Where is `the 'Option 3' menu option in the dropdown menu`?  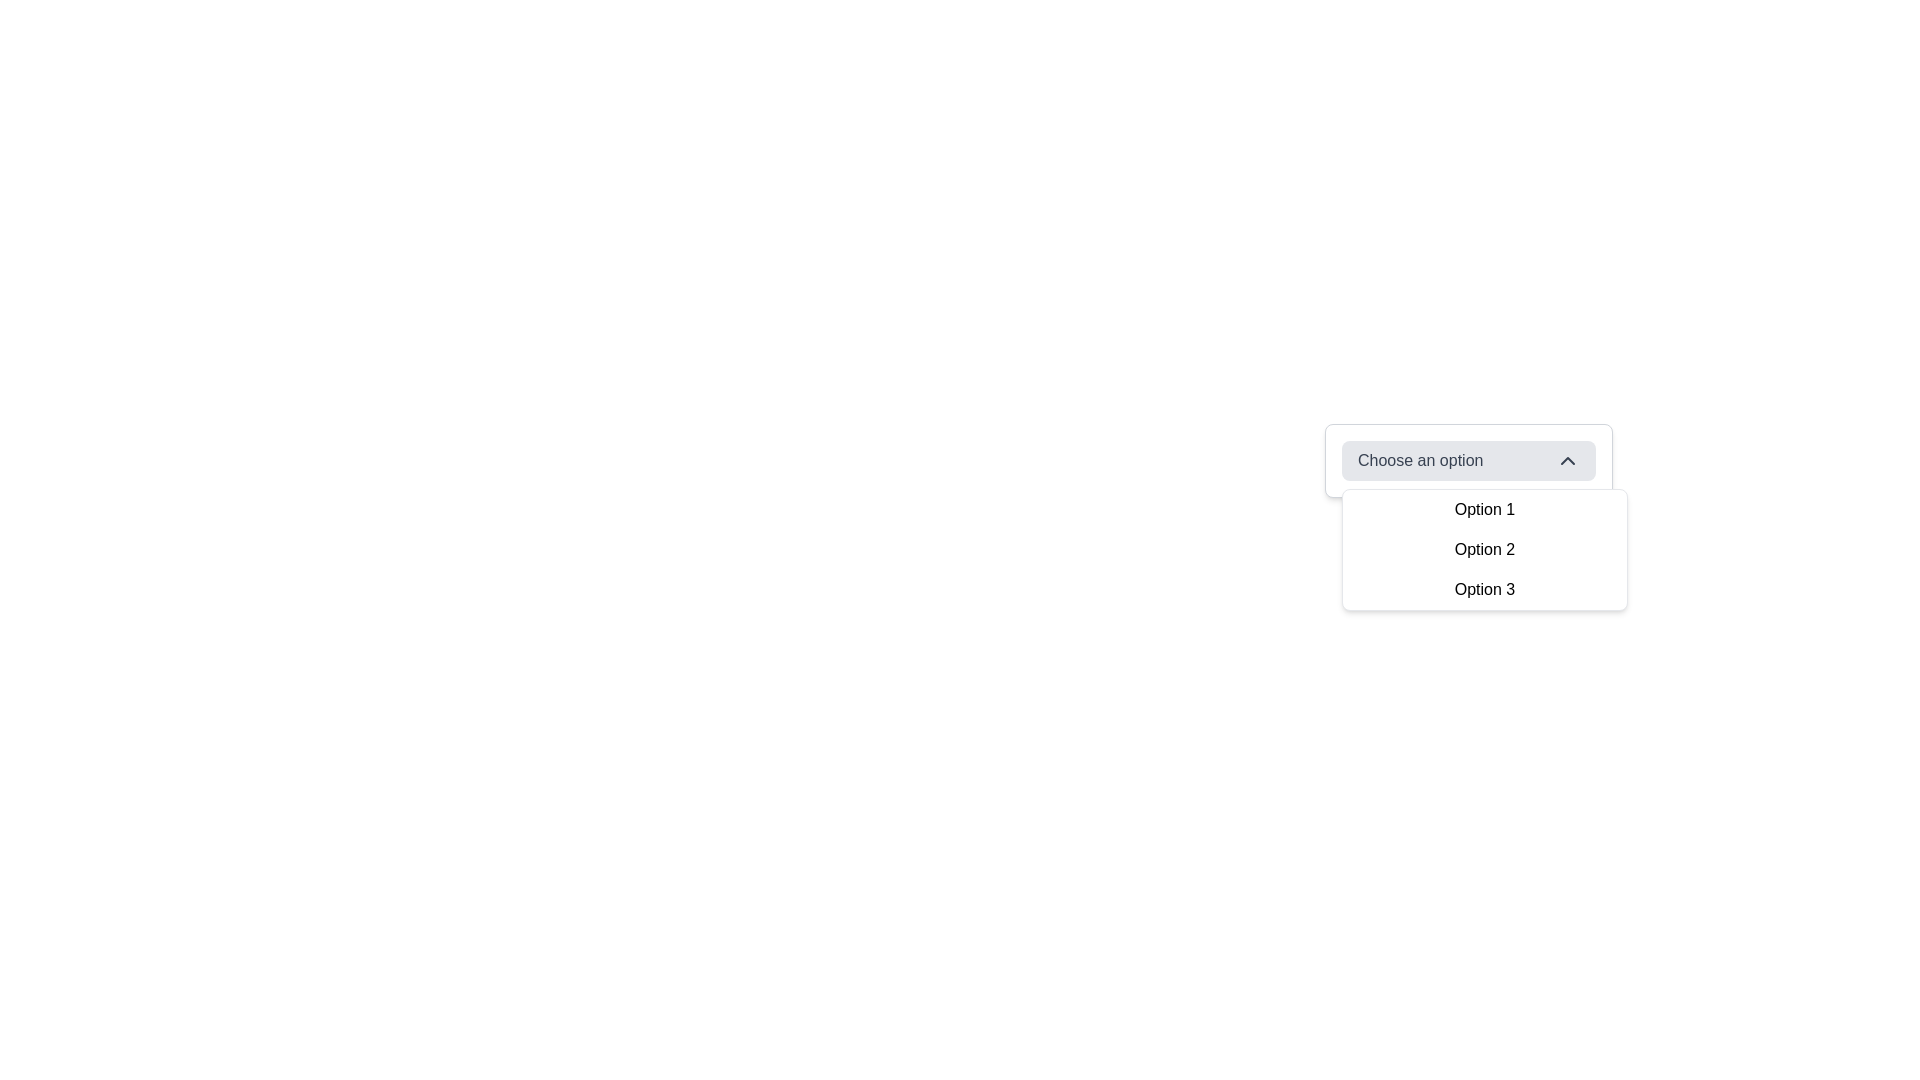
the 'Option 3' menu option in the dropdown menu is located at coordinates (1484, 589).